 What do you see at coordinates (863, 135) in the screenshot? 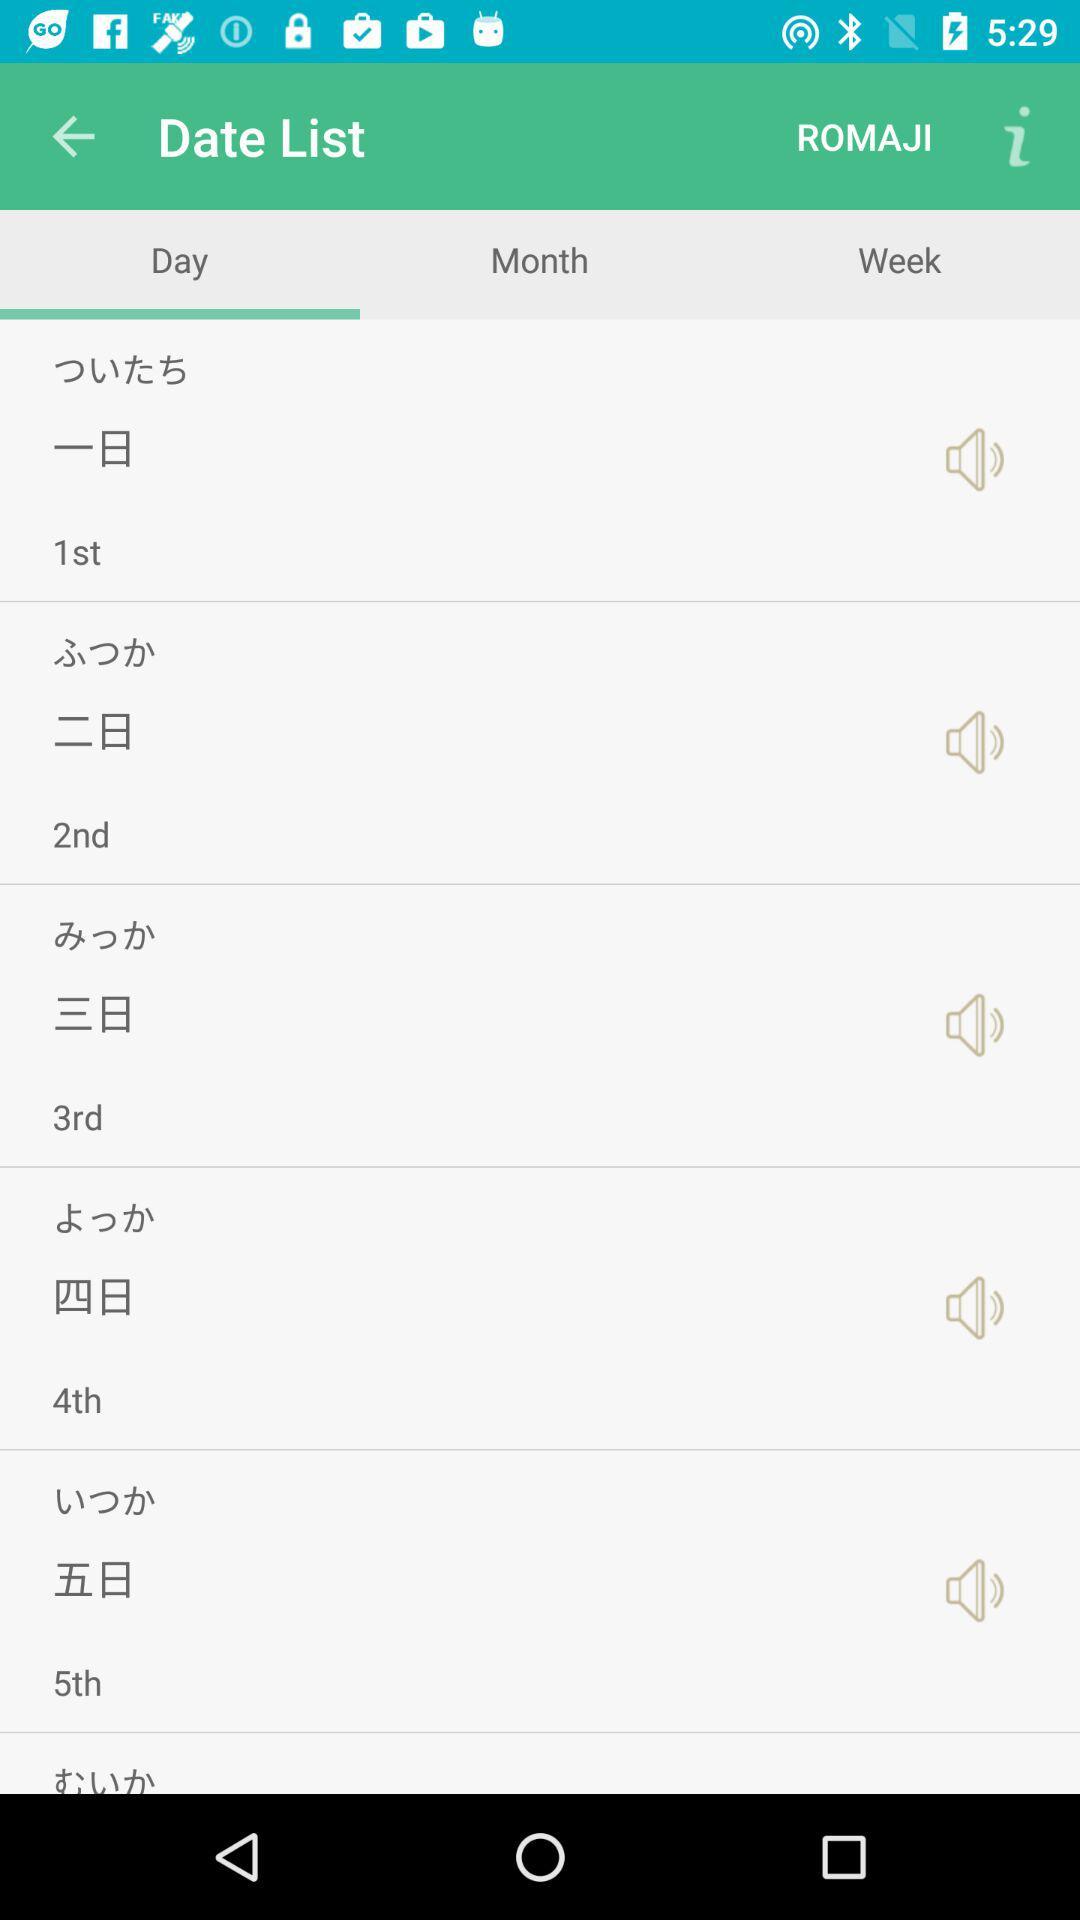
I see `the romaji item` at bounding box center [863, 135].